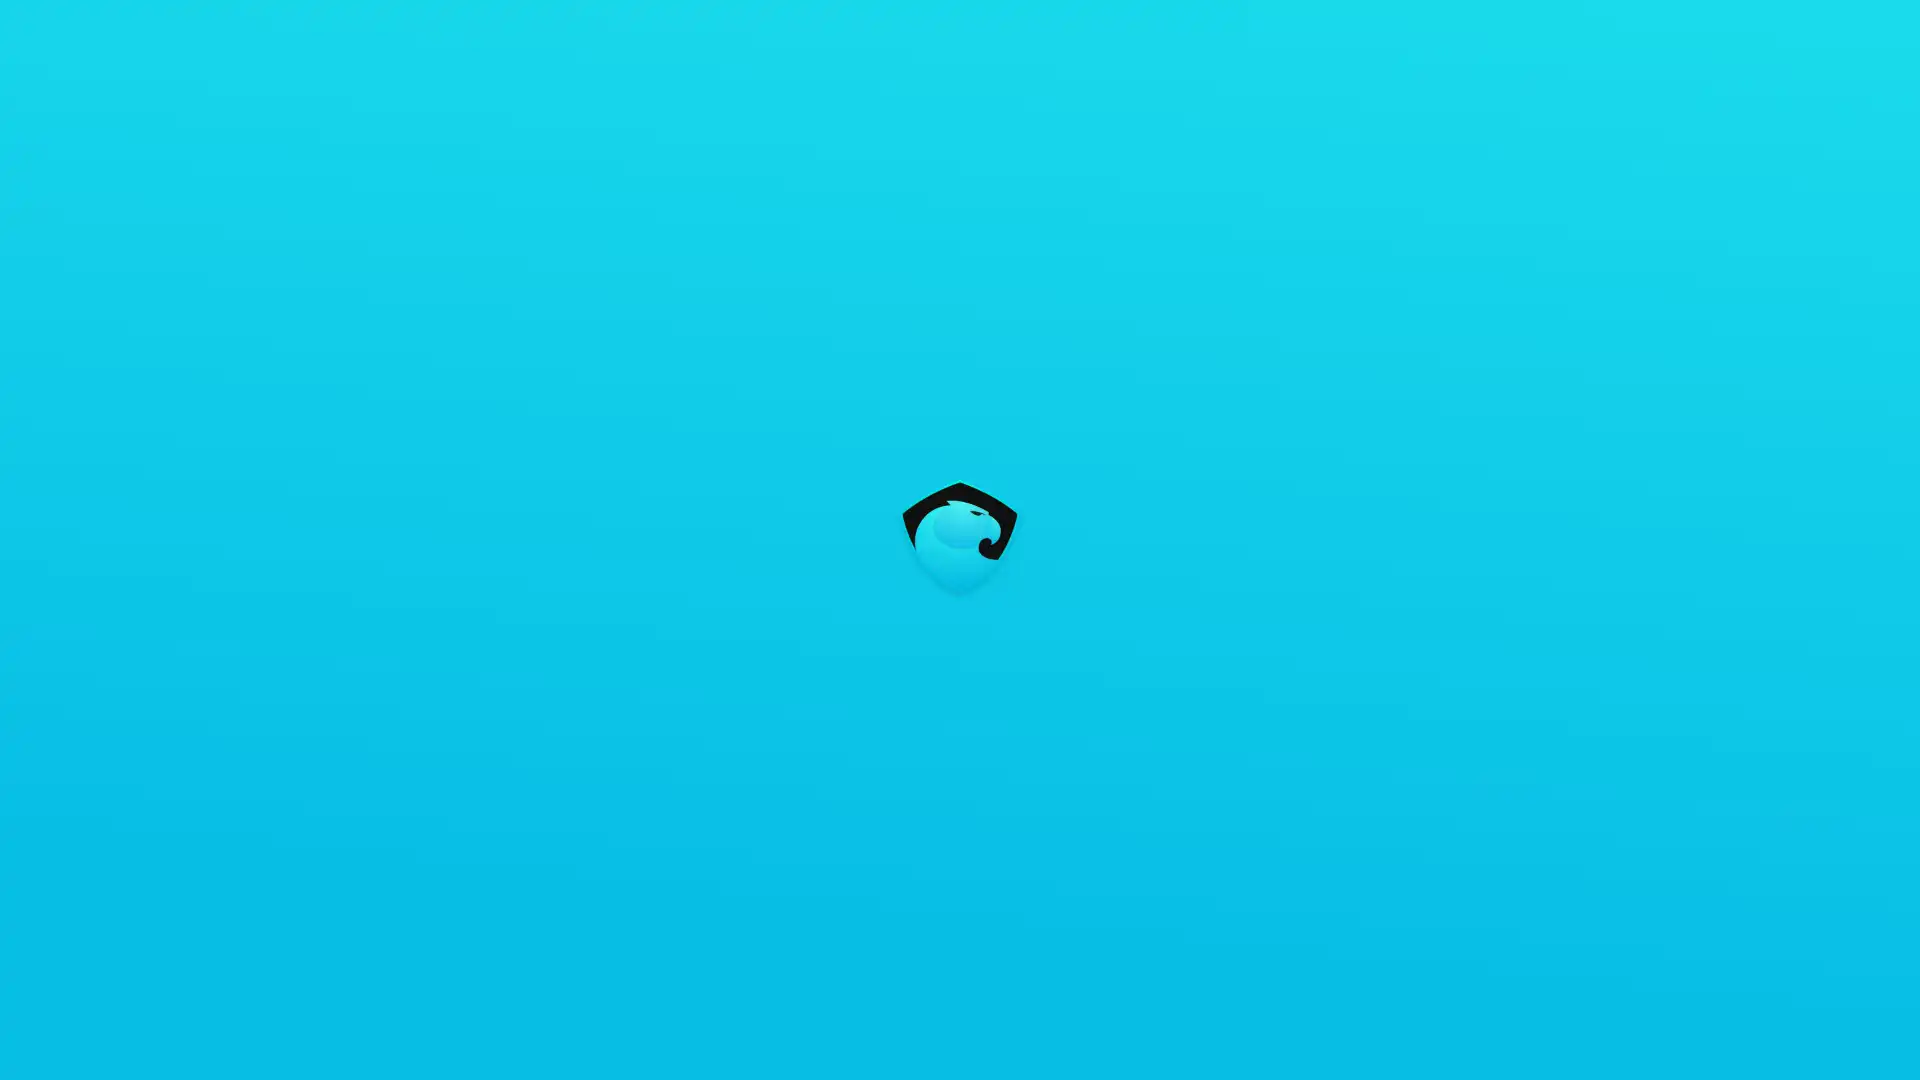 The width and height of the screenshot is (1920, 1080). Describe the element at coordinates (1611, 30) in the screenshot. I see `Ethereum` at that location.